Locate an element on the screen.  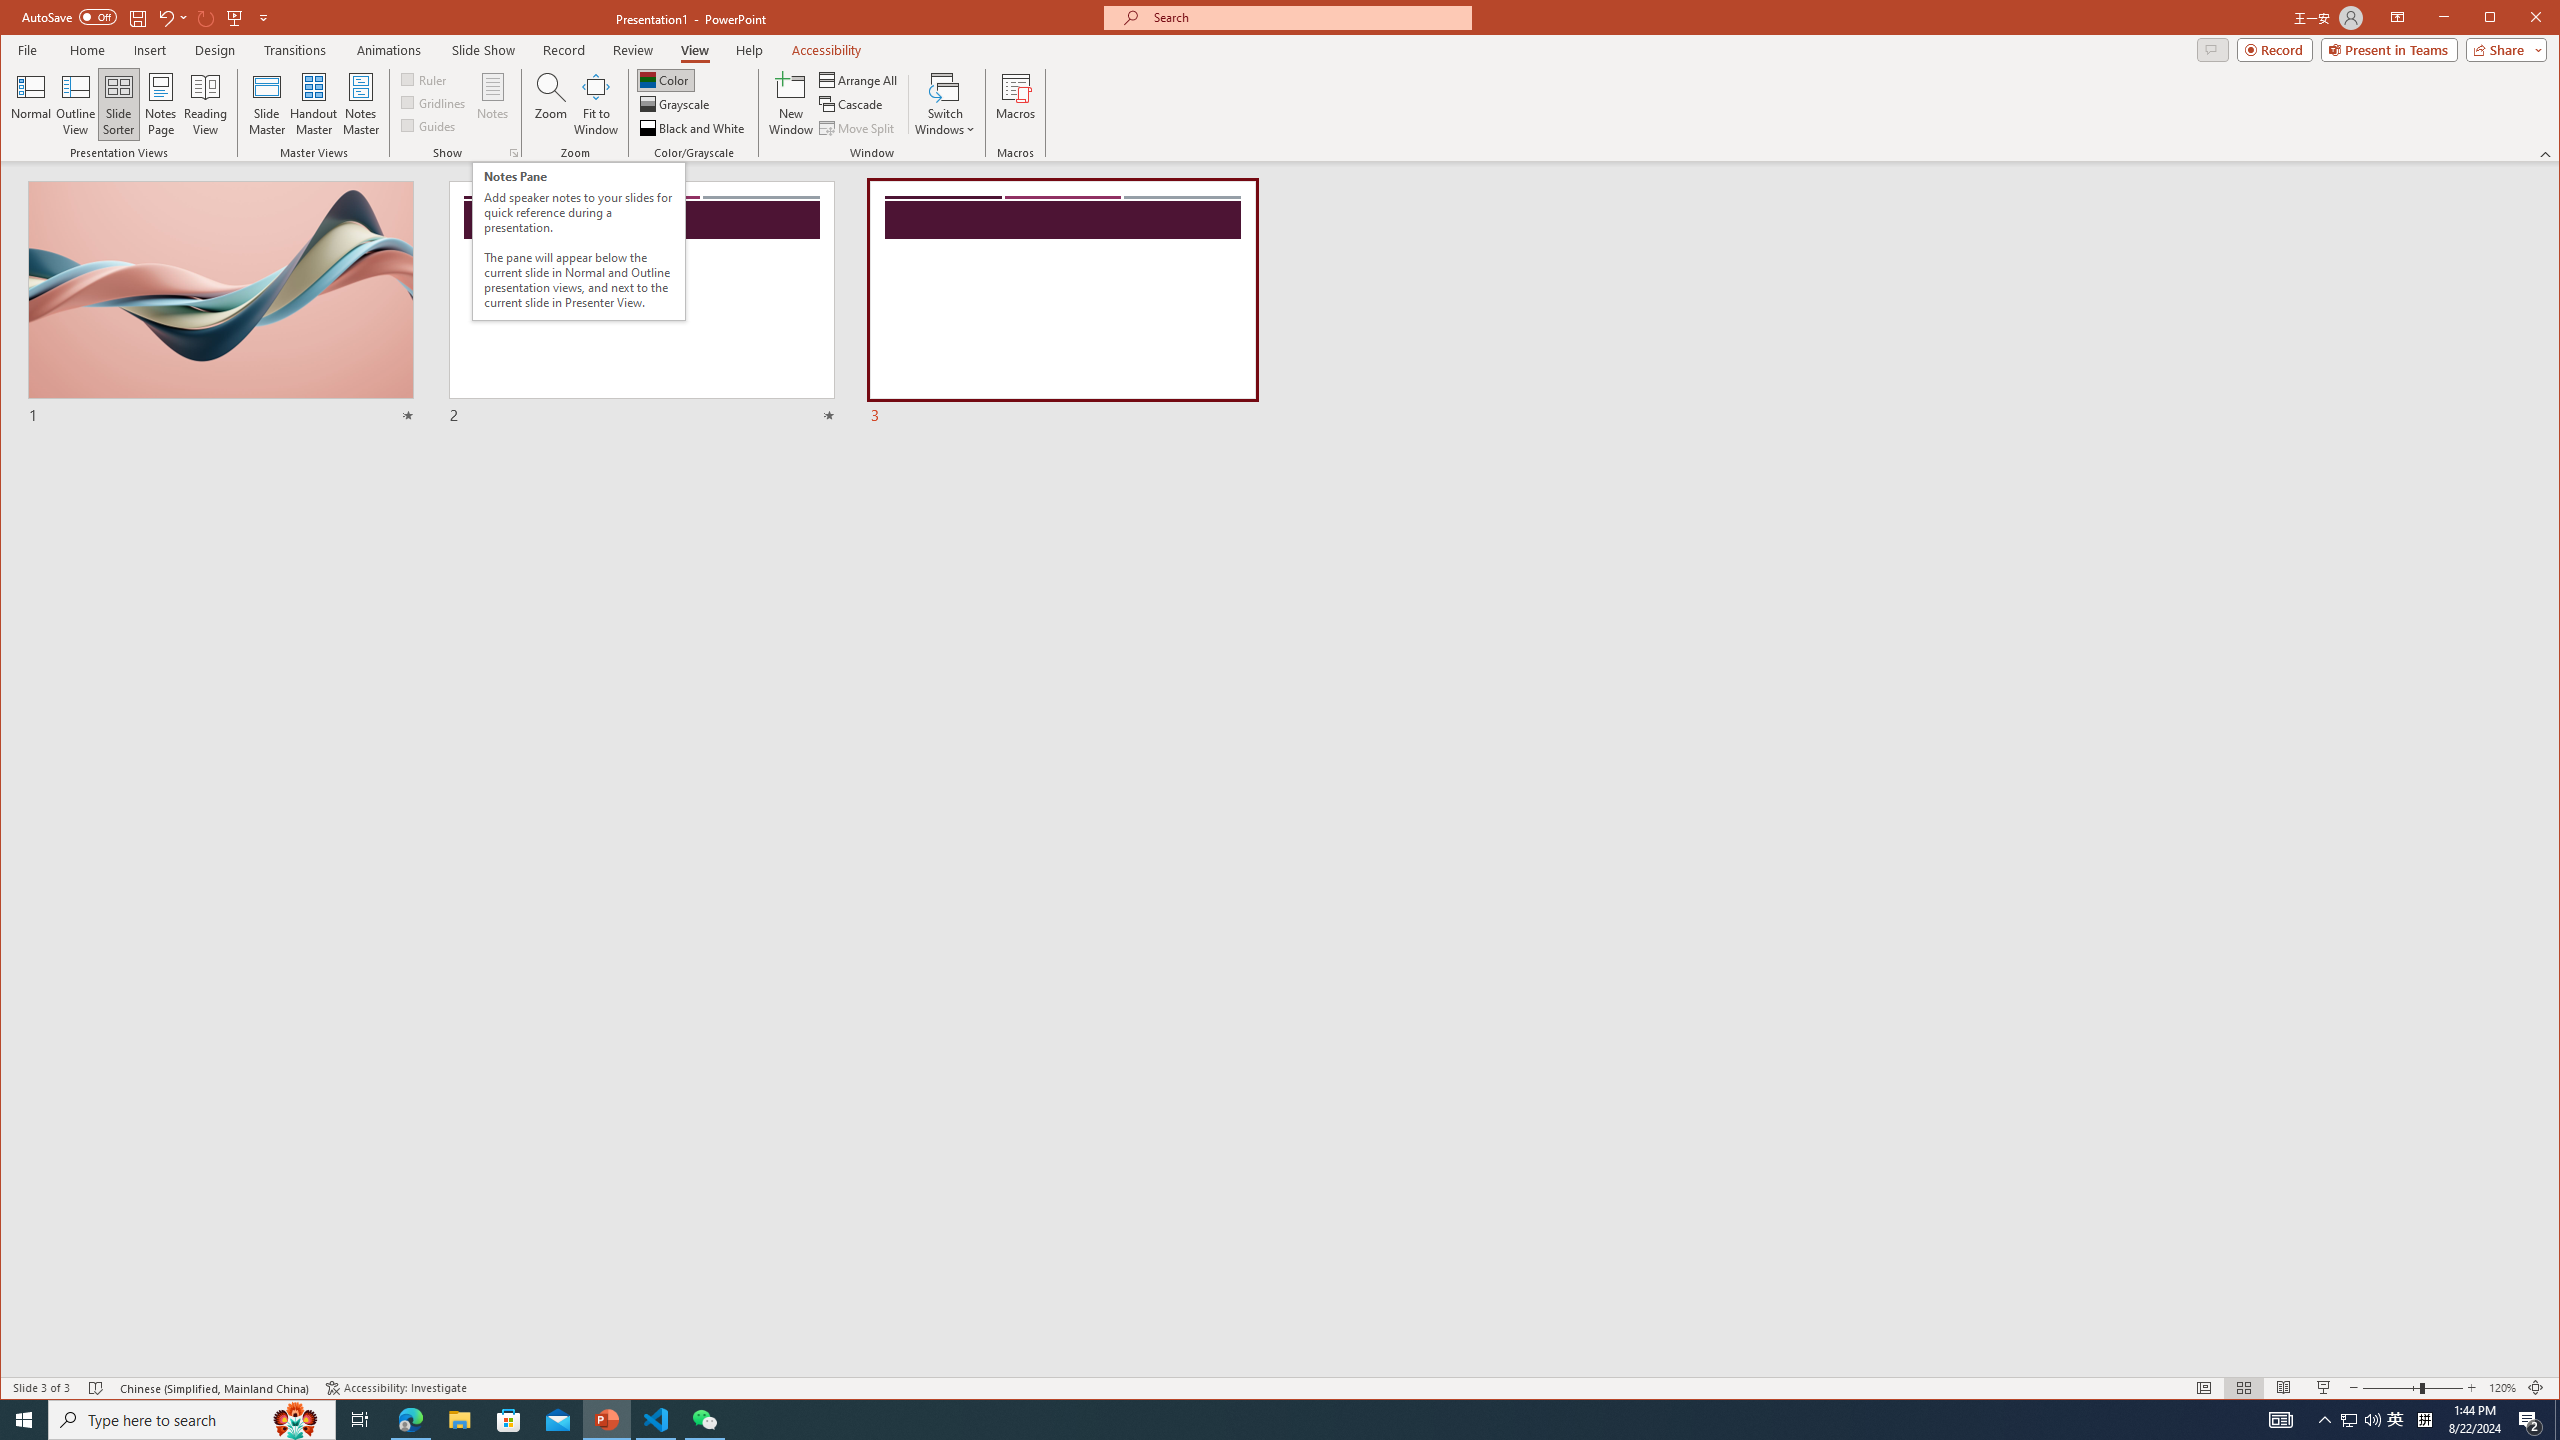
'Arrange All' is located at coordinates (860, 80).